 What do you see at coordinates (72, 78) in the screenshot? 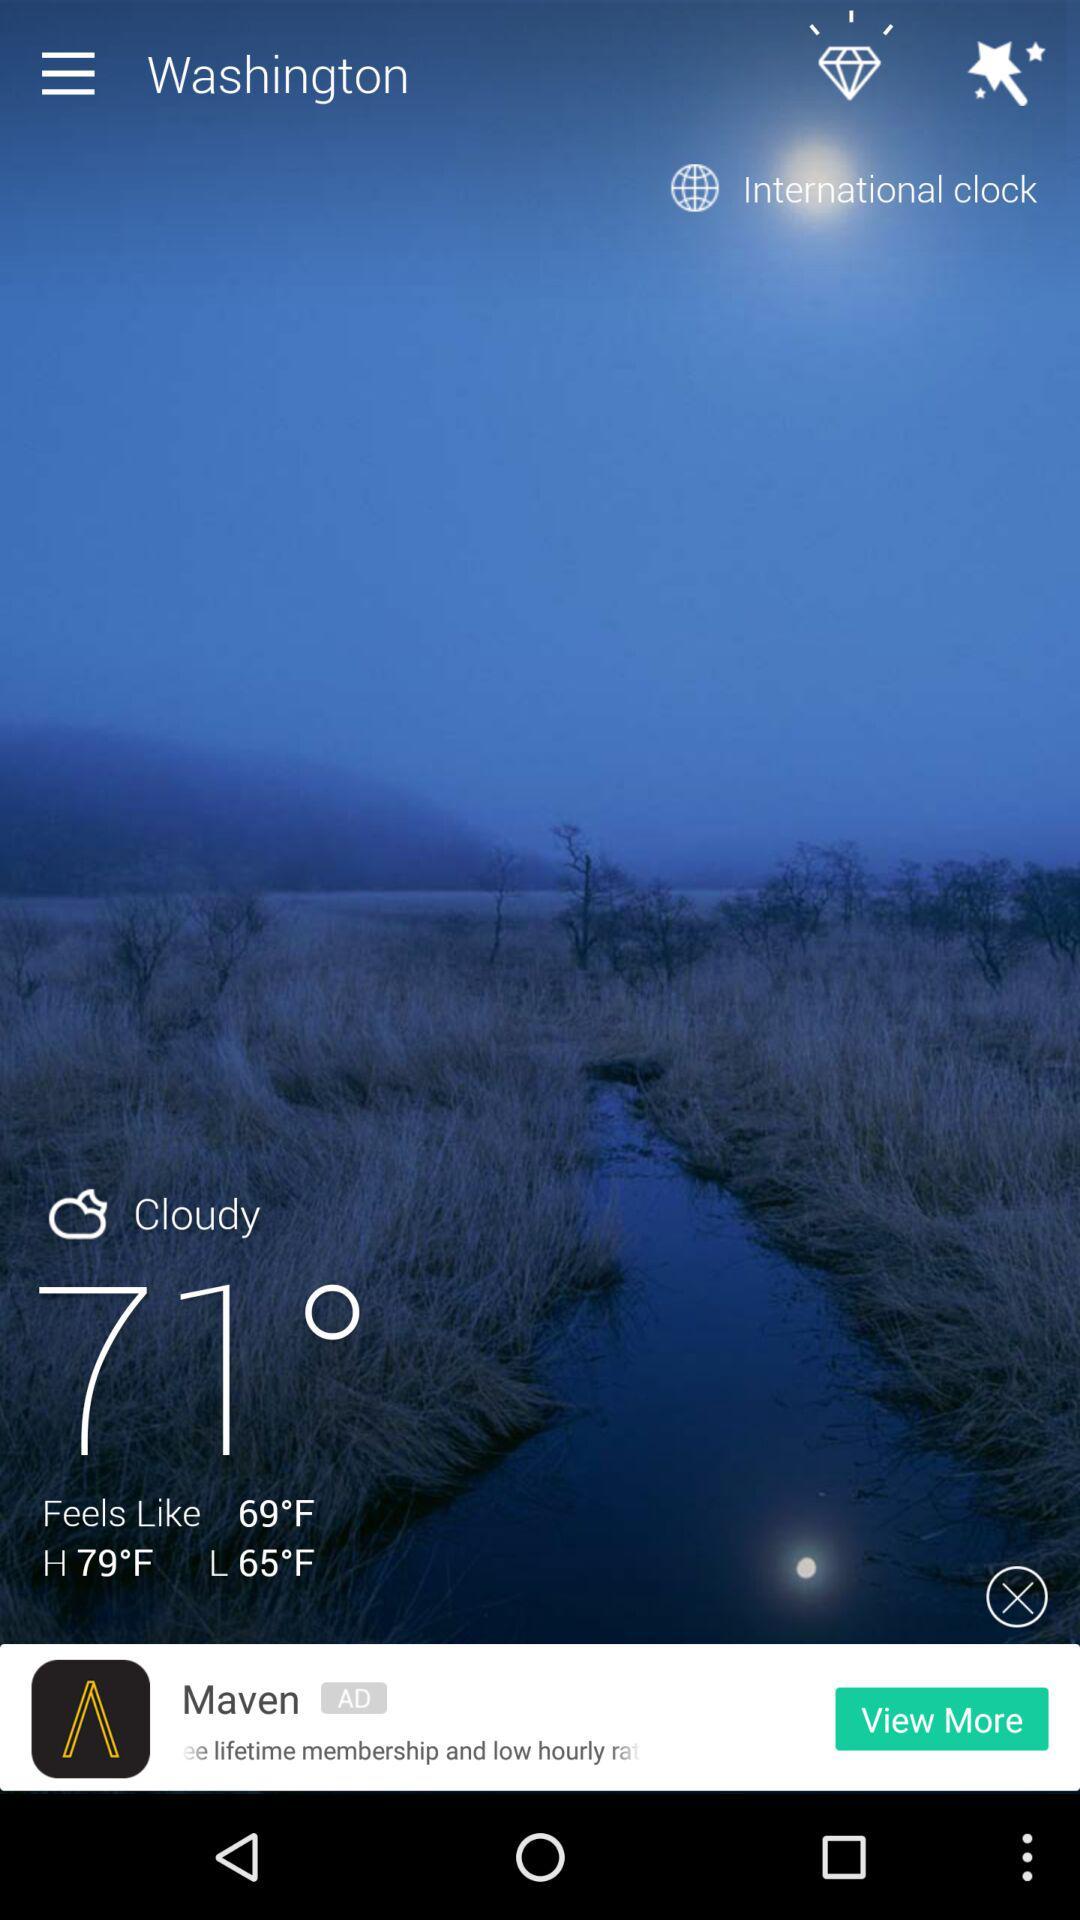
I see `the menu icon` at bounding box center [72, 78].